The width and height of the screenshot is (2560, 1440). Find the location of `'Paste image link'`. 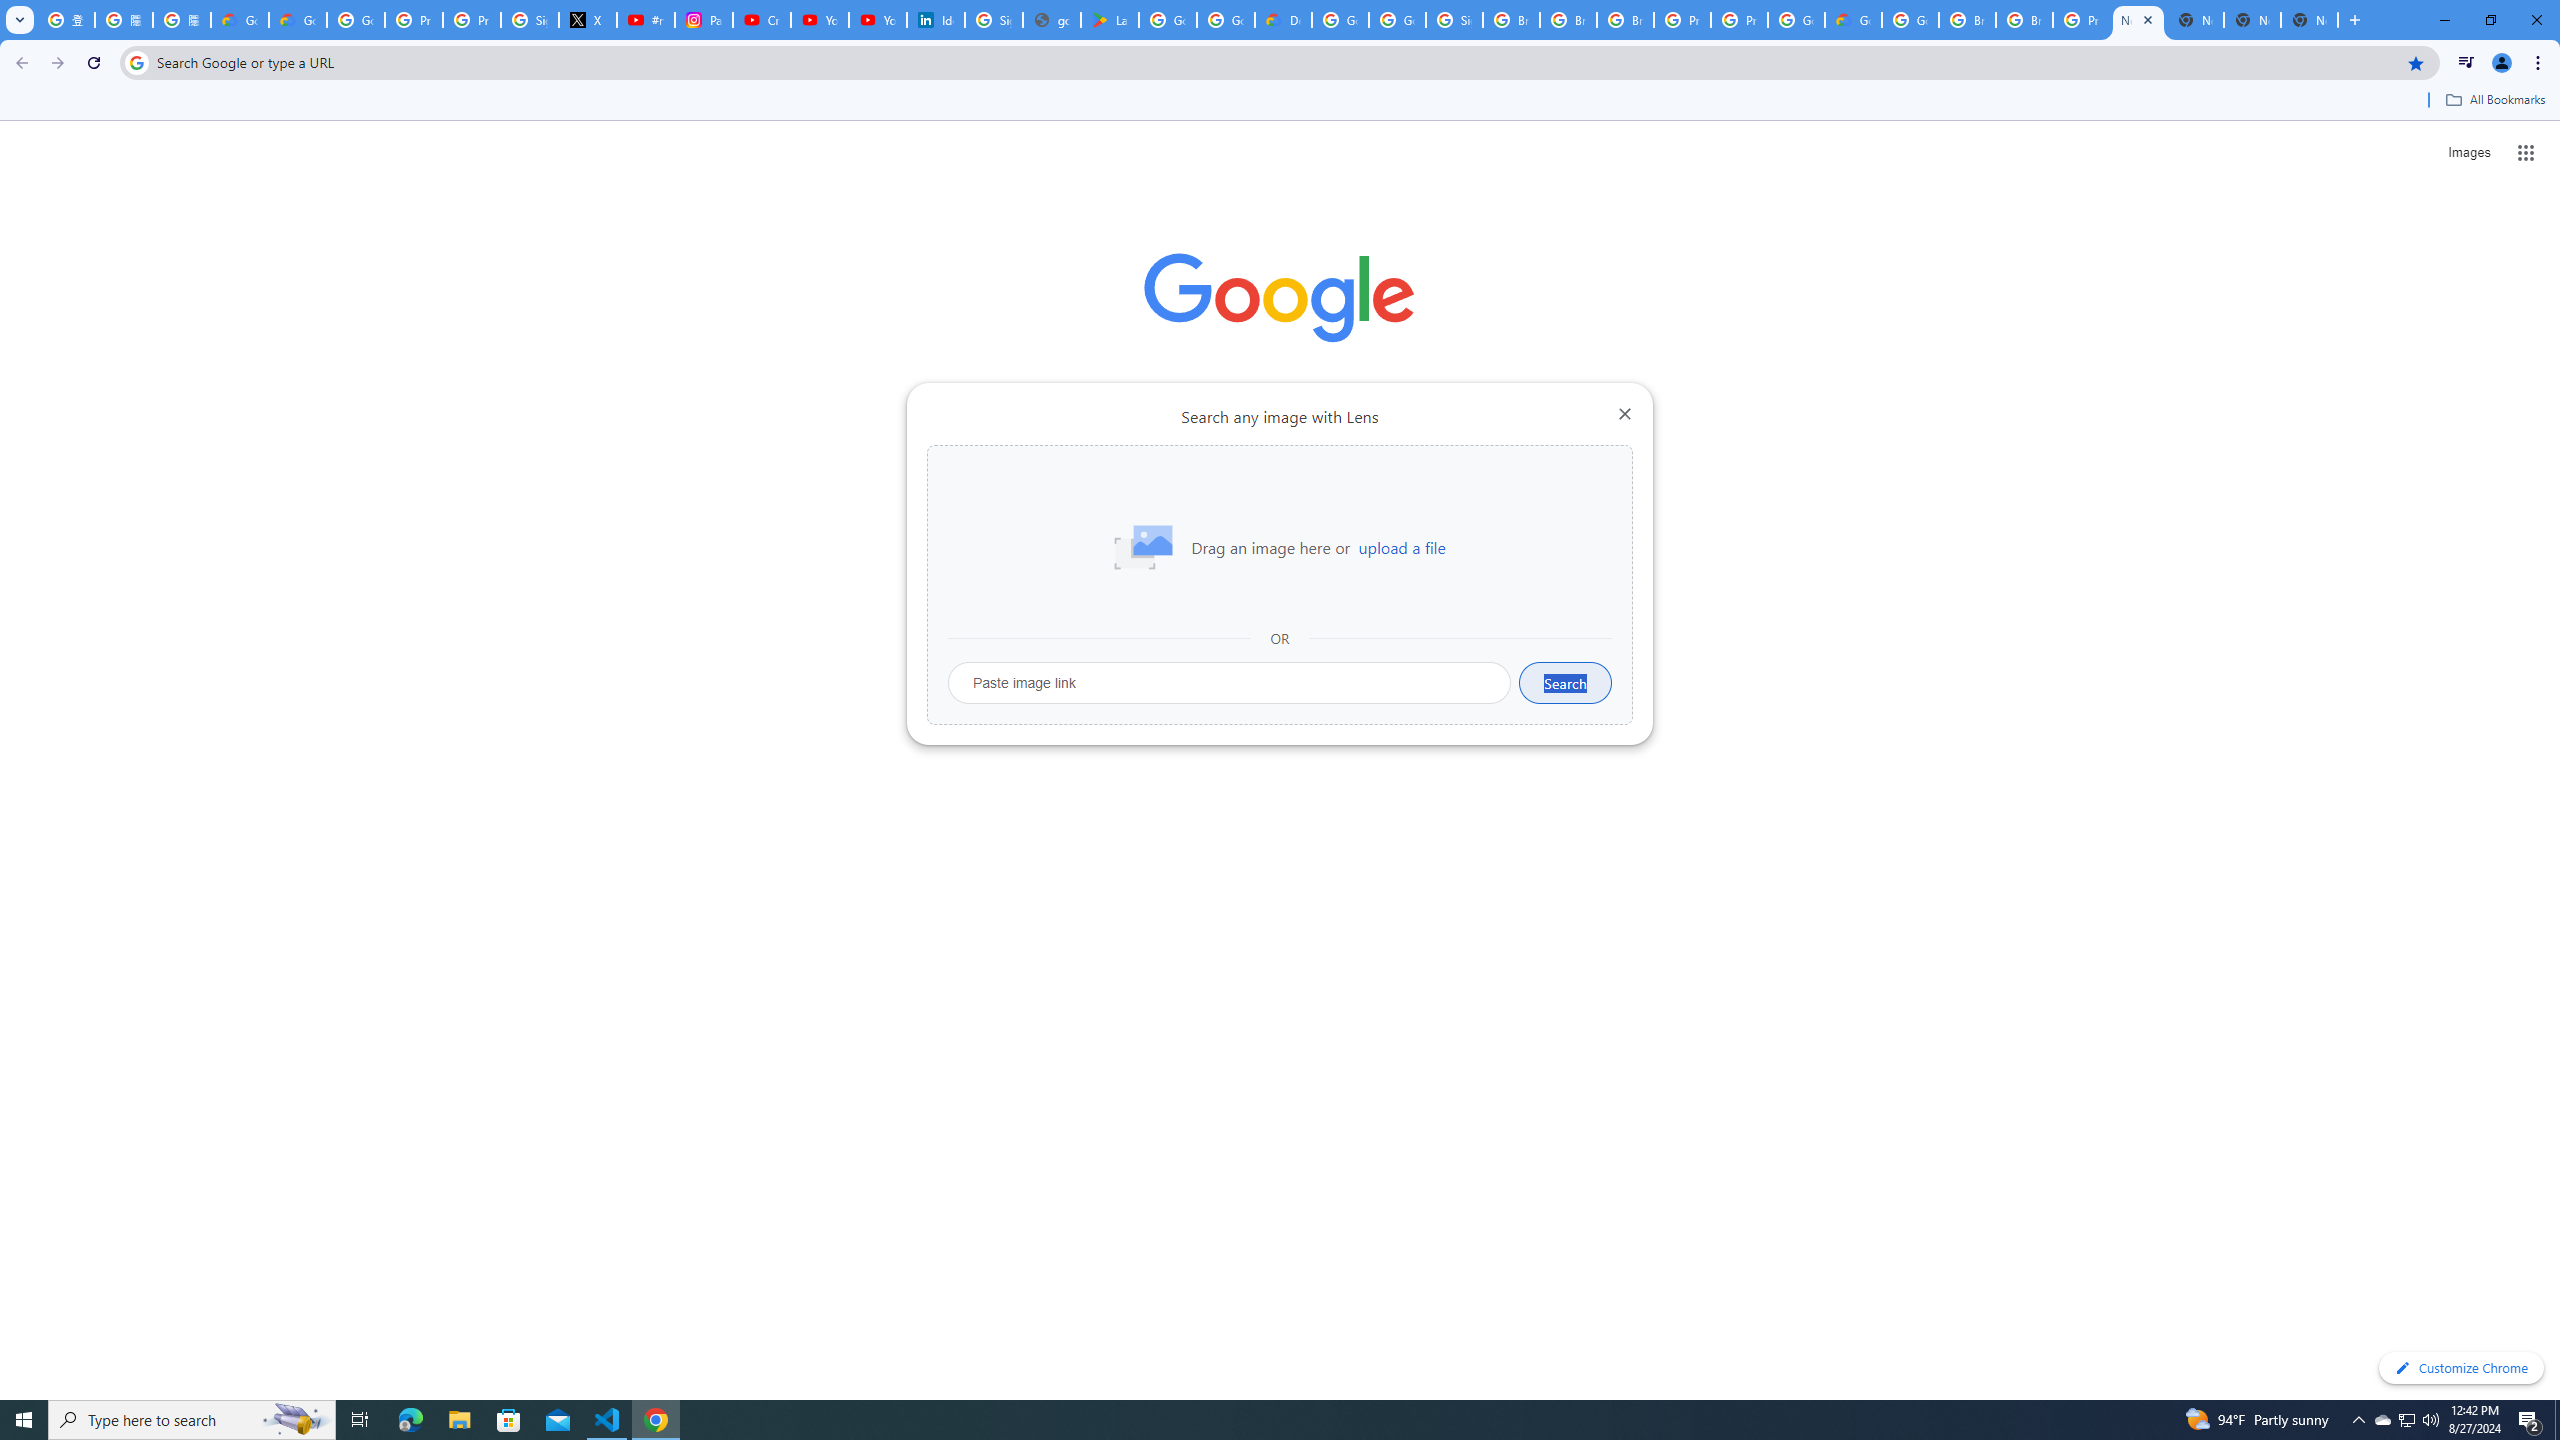

'Paste image link' is located at coordinates (1230, 682).